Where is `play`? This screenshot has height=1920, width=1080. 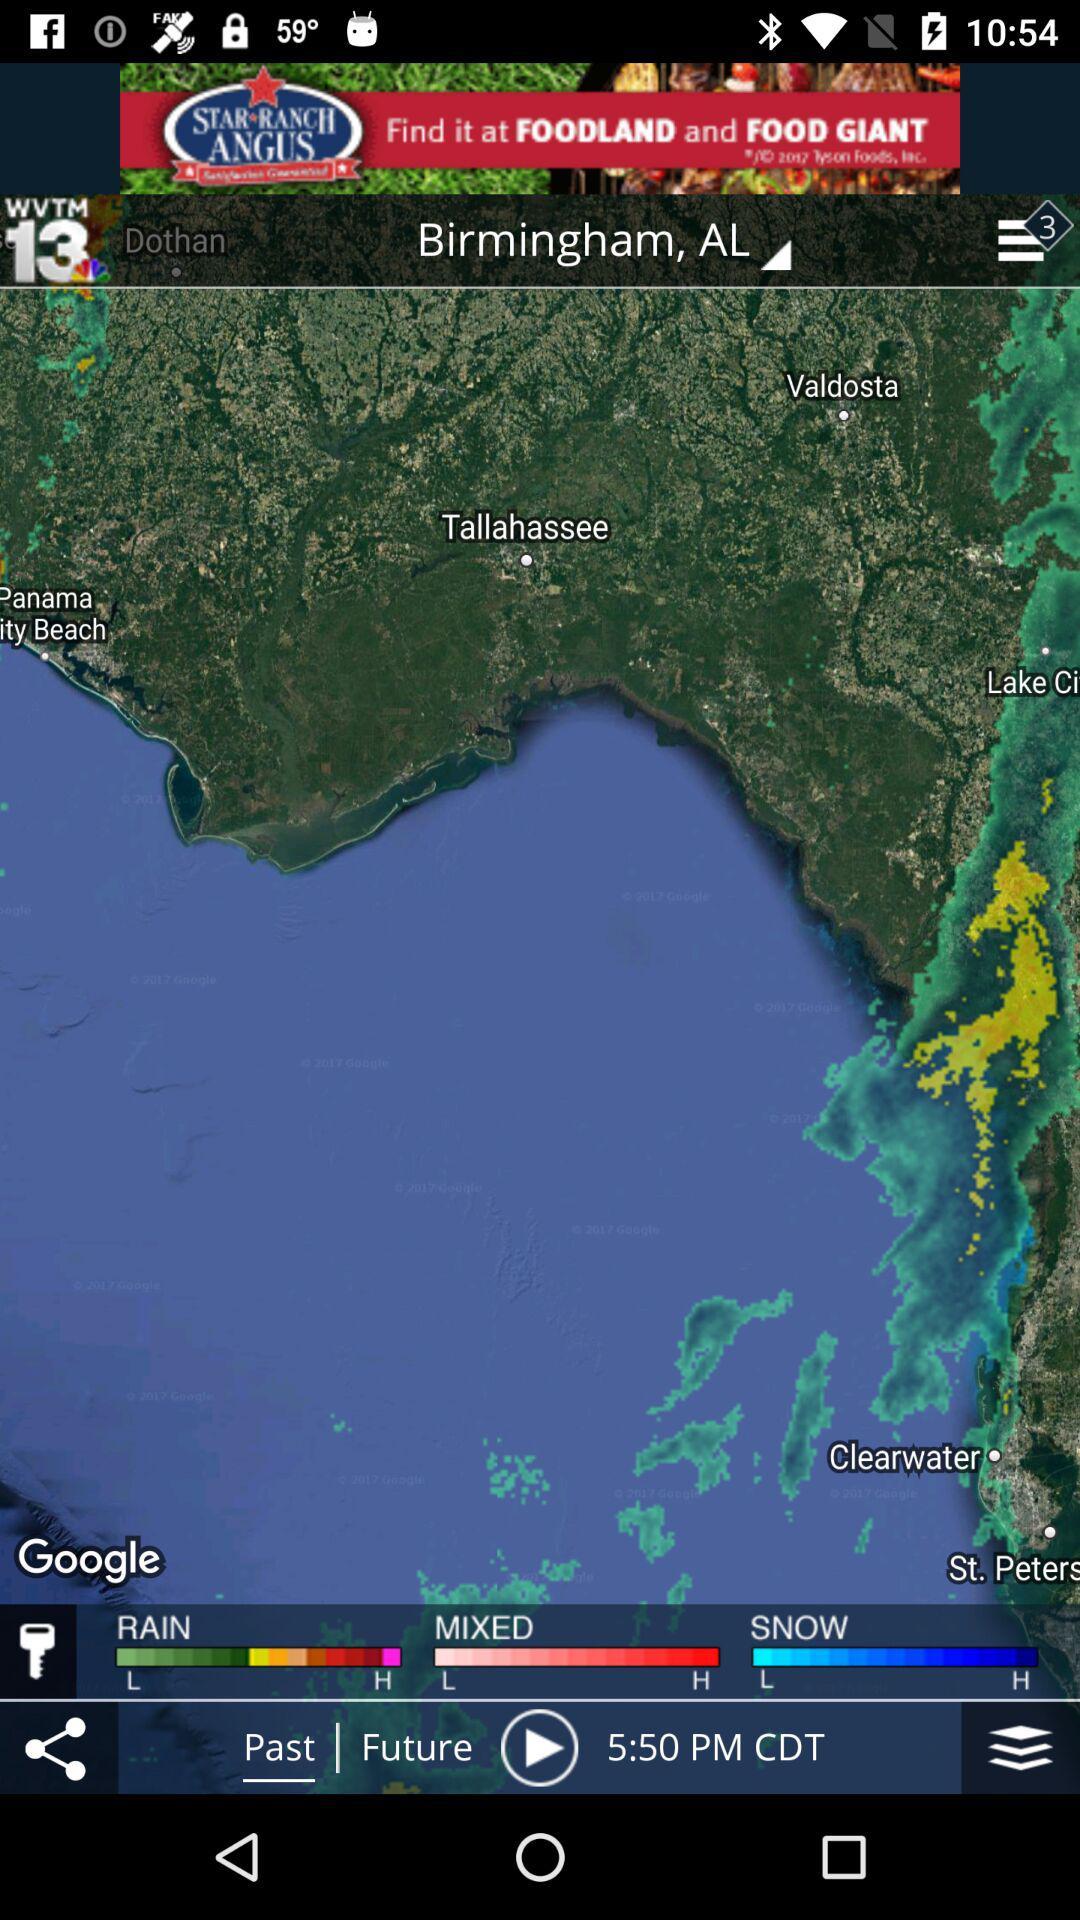 play is located at coordinates (538, 1746).